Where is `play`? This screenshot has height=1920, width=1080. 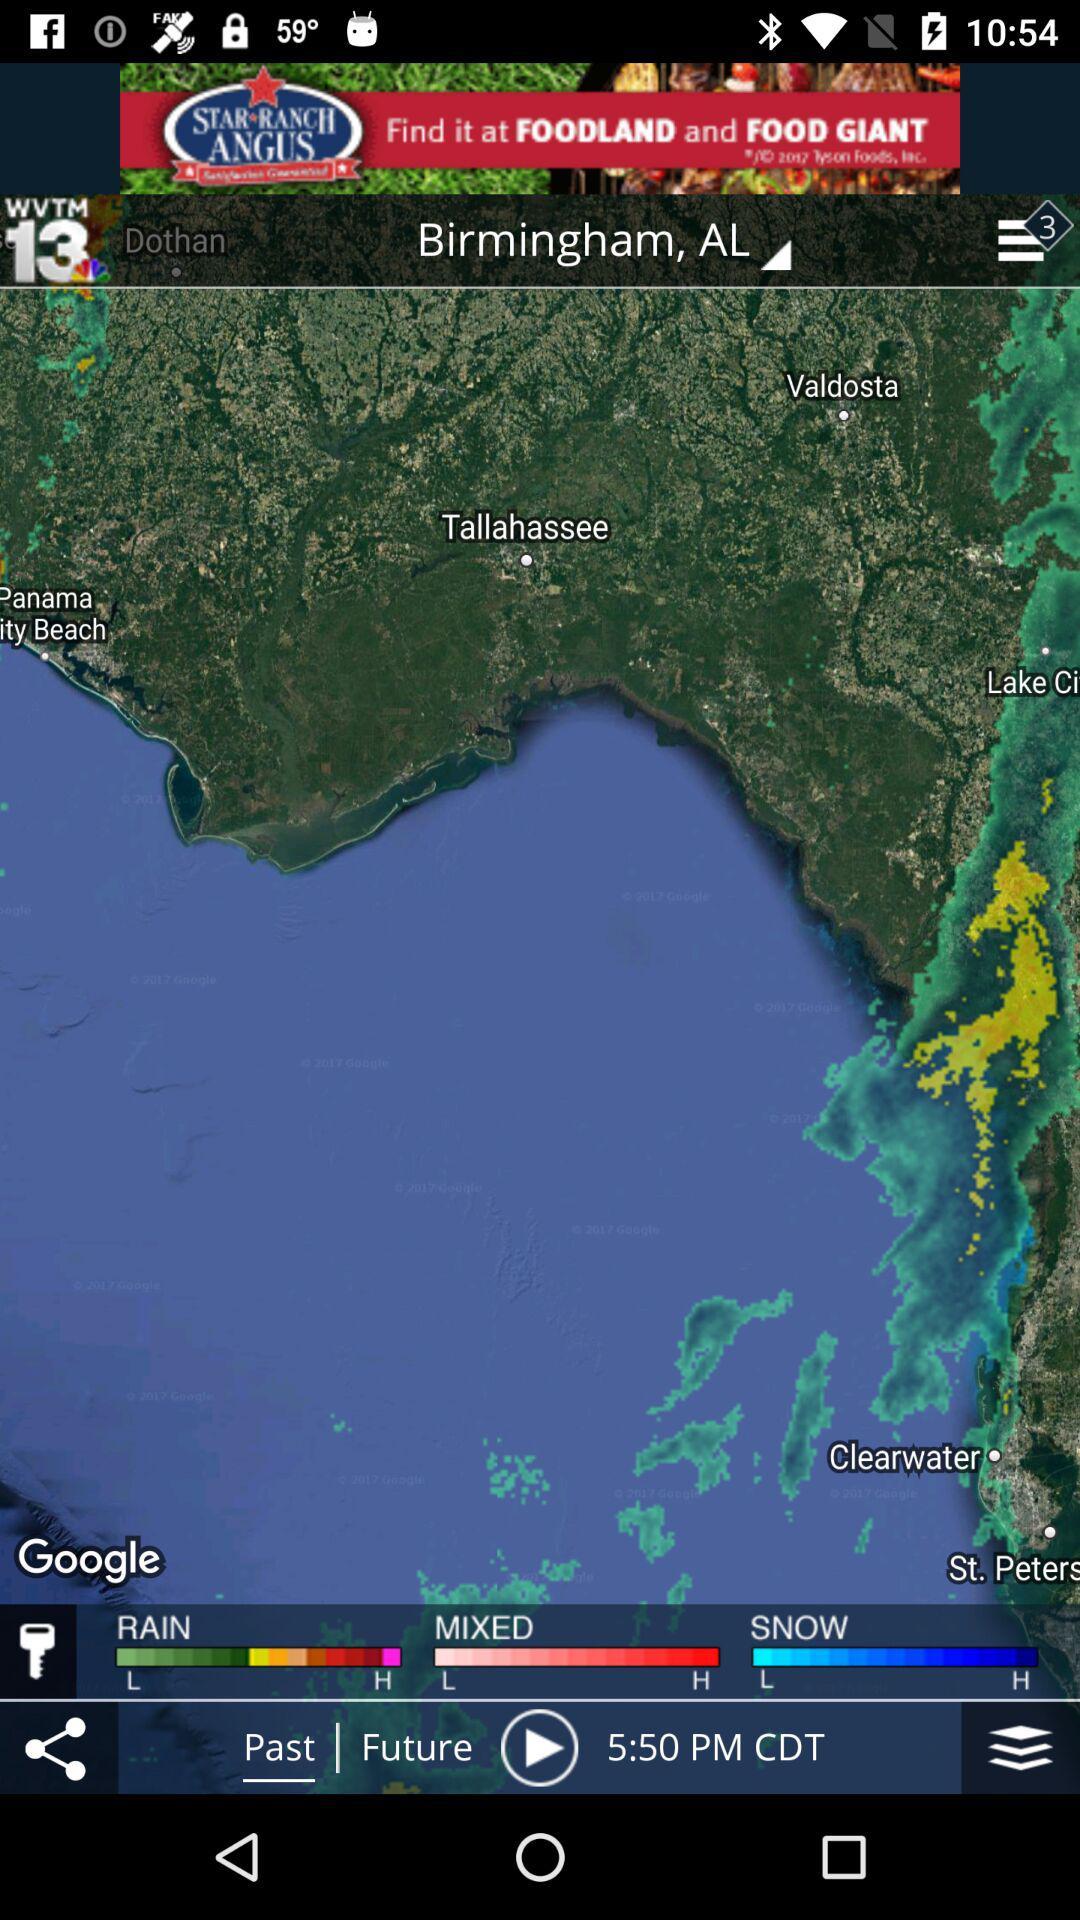 play is located at coordinates (538, 1746).